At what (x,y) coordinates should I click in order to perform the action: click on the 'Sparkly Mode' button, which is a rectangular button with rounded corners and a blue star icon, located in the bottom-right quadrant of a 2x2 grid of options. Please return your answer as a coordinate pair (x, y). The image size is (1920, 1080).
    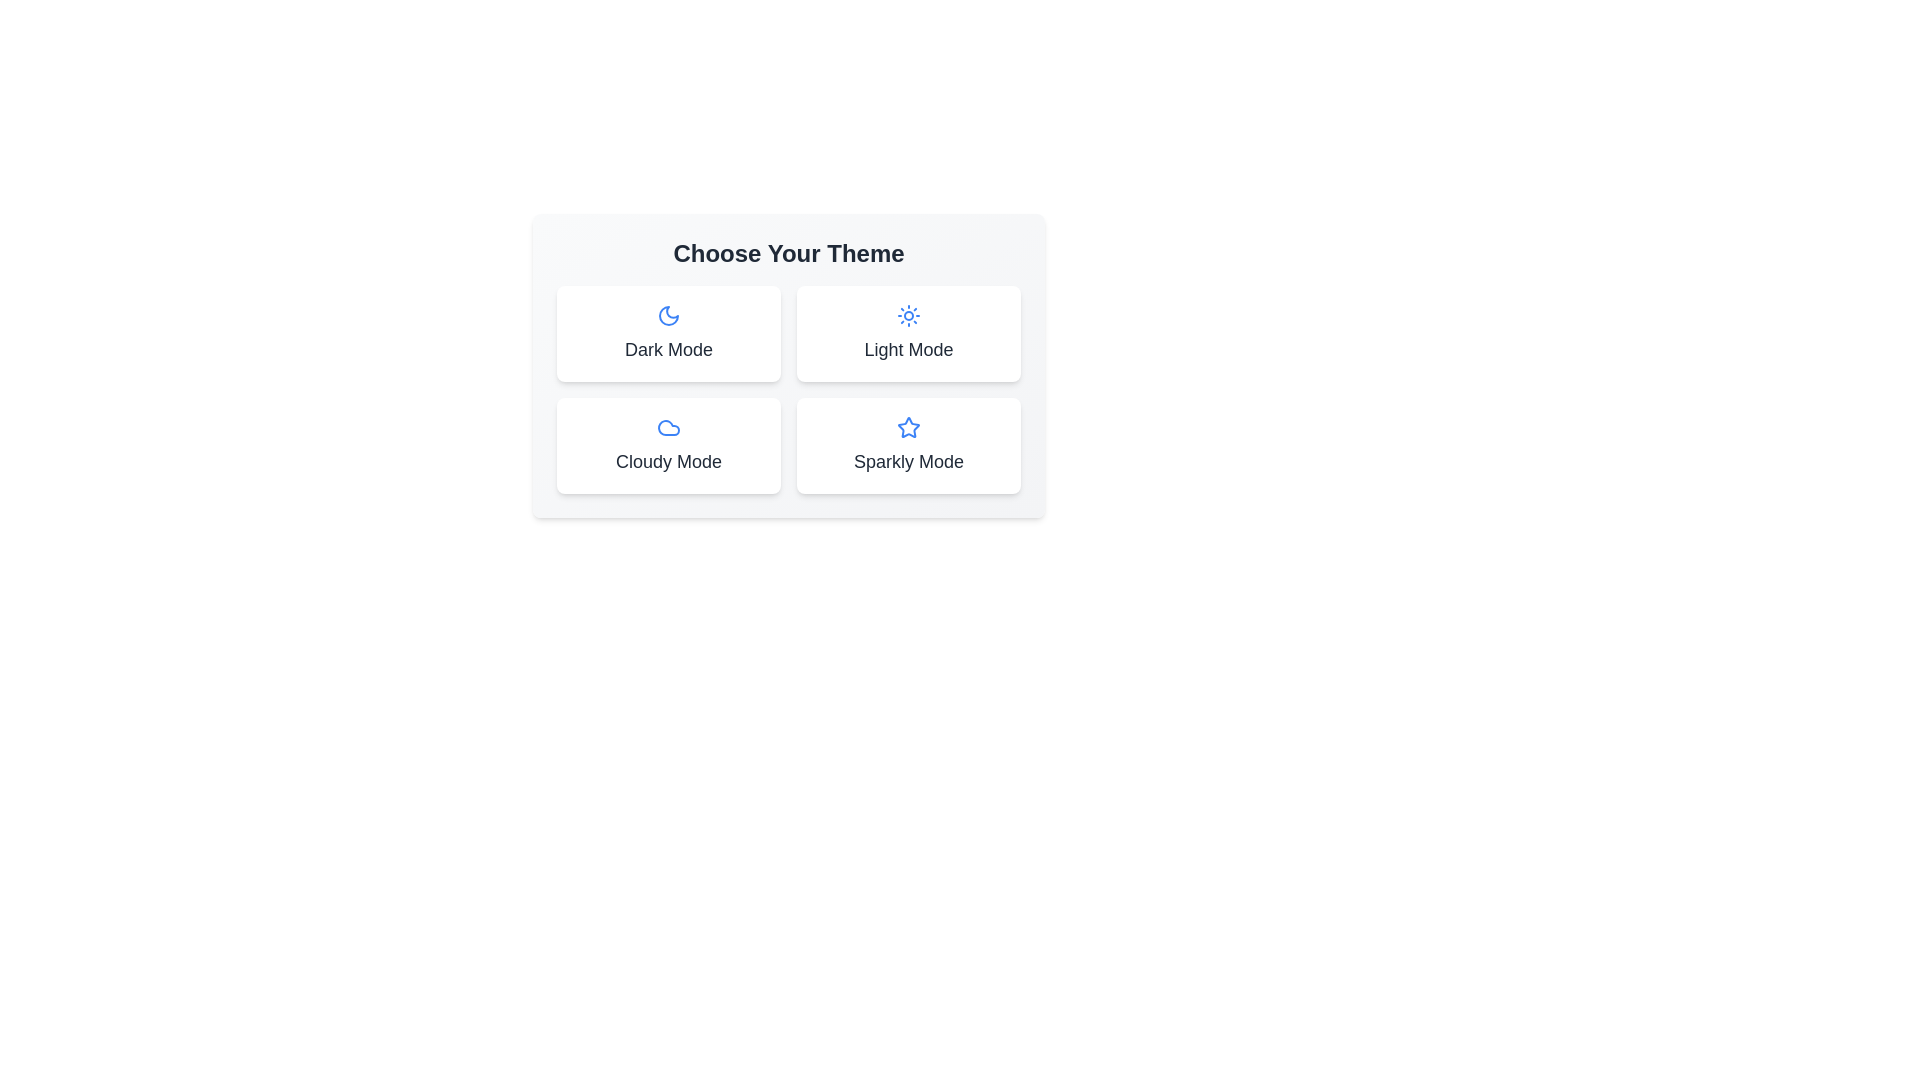
    Looking at the image, I should click on (907, 445).